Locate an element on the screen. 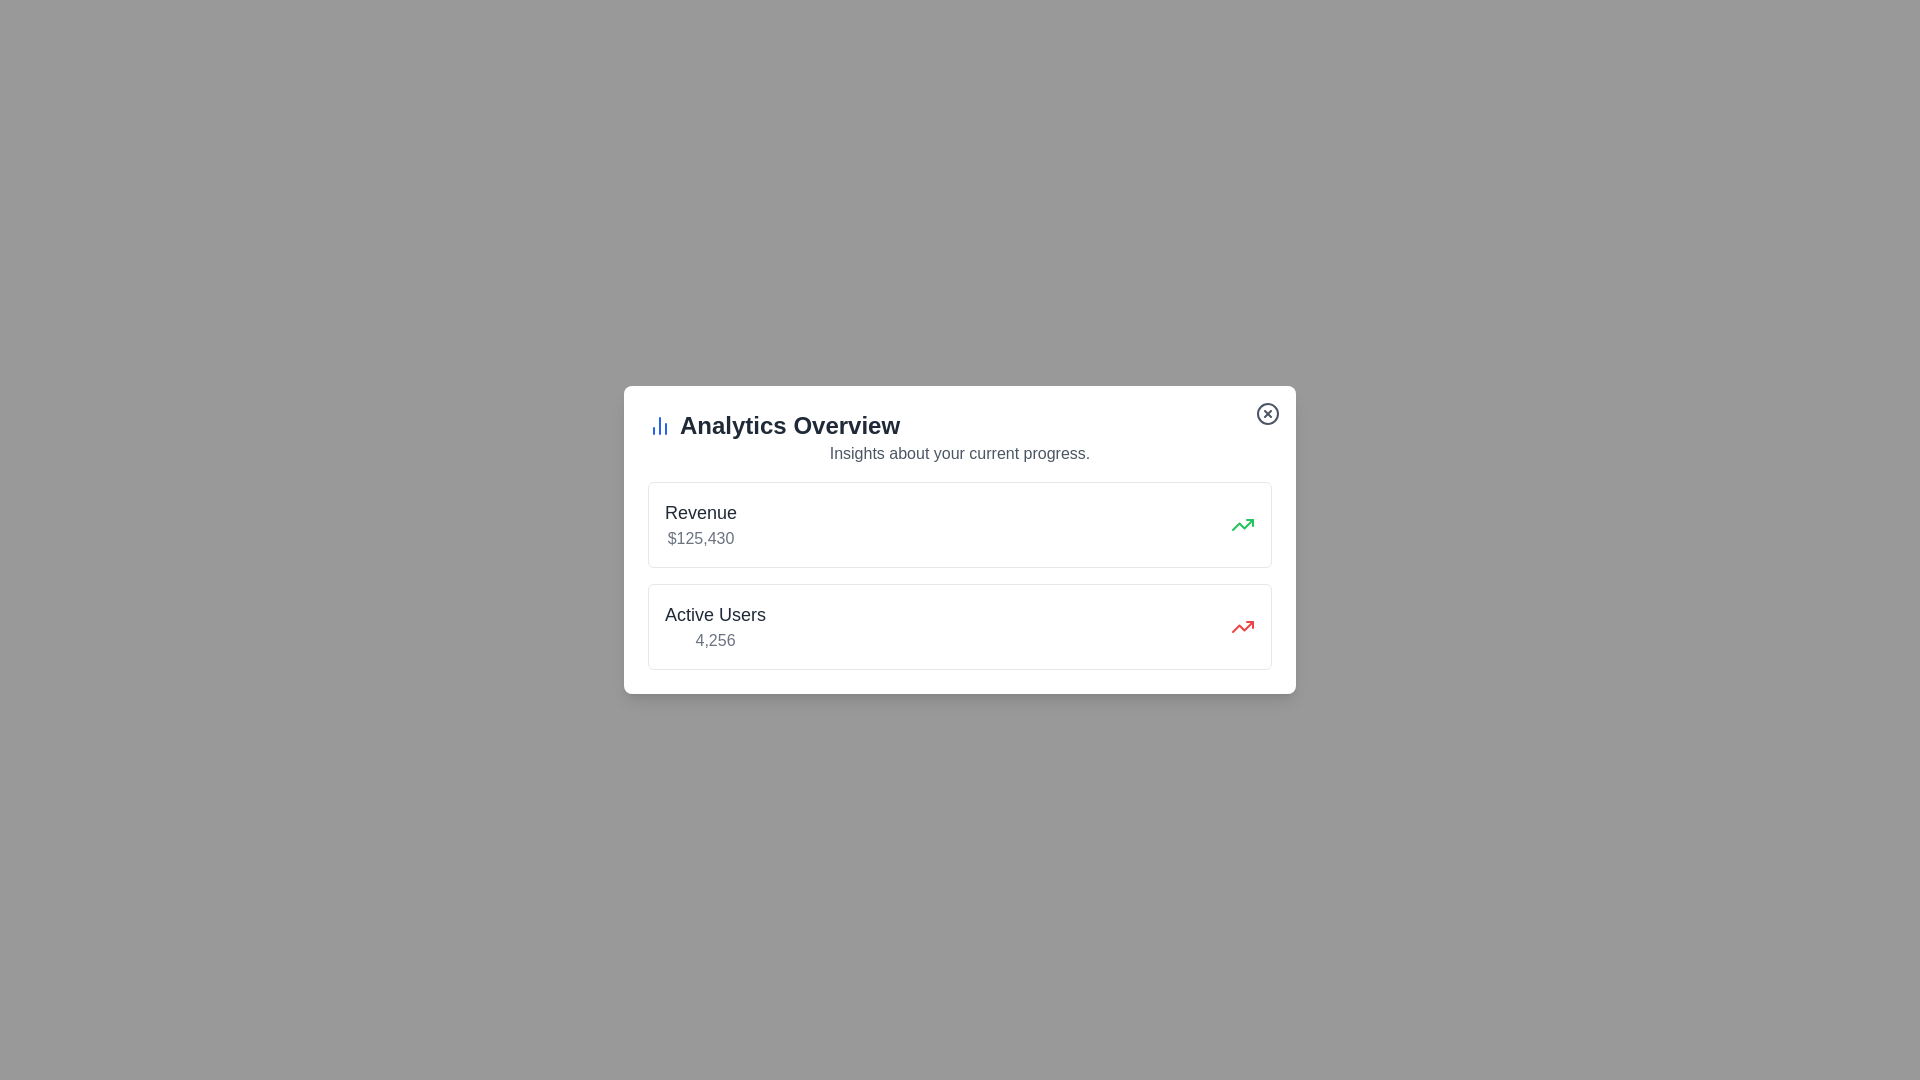 The image size is (1920, 1080). the 'Active Users' text label, which is styled in bold and larger font, located in the second block of the 'Analytics Overview' card is located at coordinates (715, 613).